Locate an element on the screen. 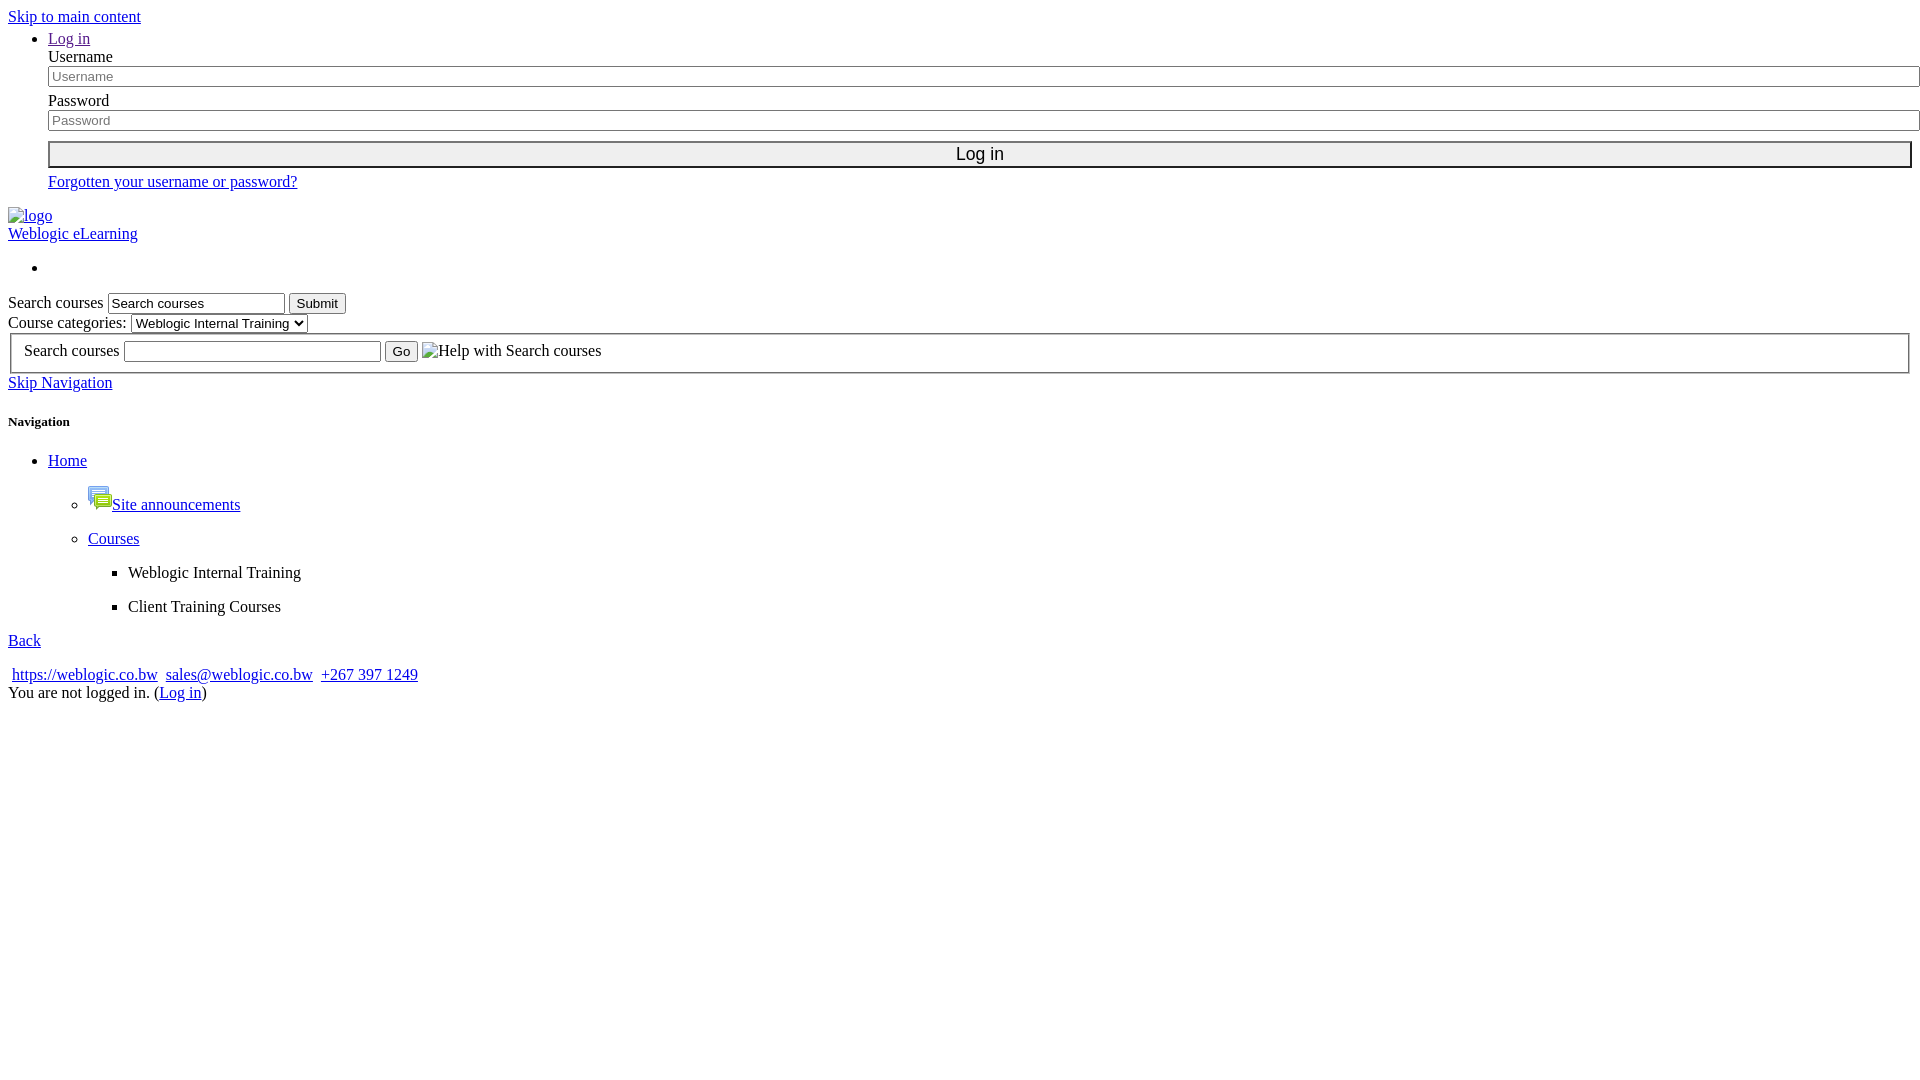 This screenshot has height=1080, width=1920. 'Forum' is located at coordinates (86, 496).